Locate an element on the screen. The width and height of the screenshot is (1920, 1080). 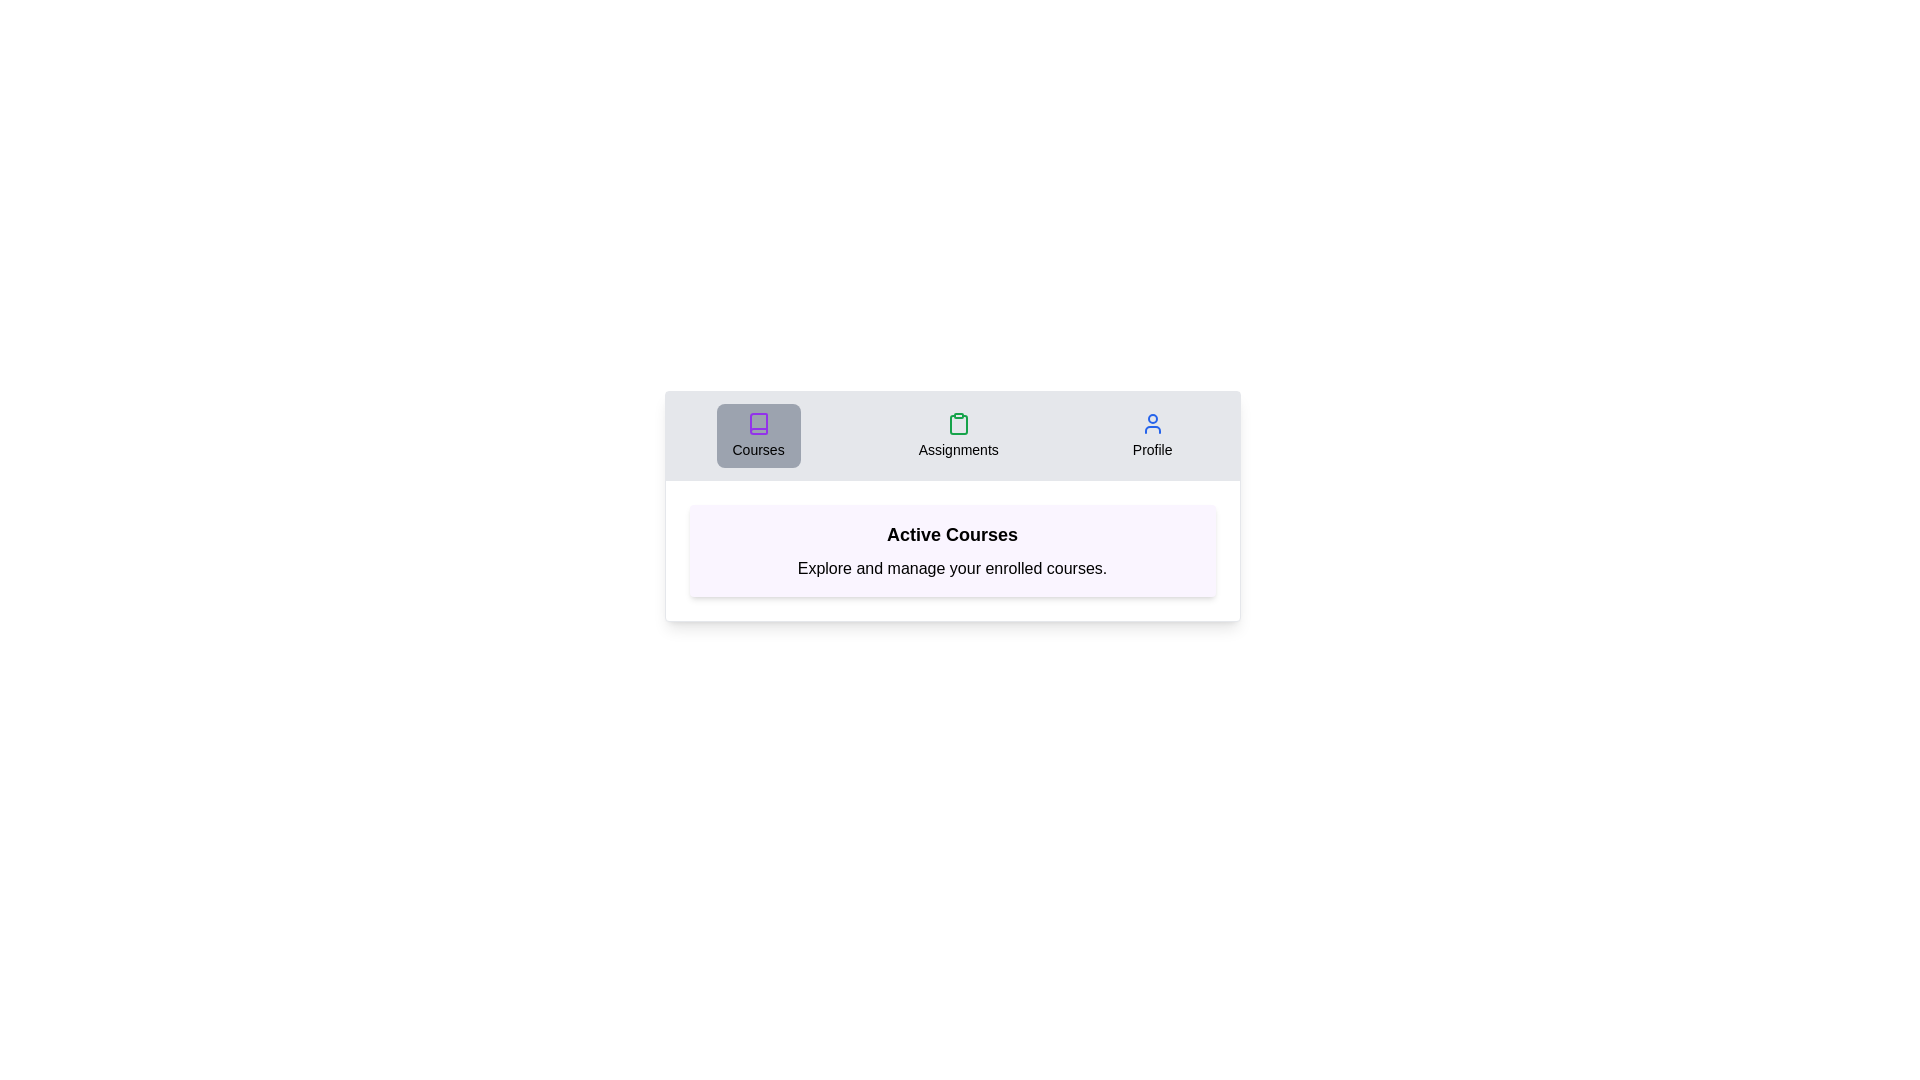
the Profile tab to view its content is located at coordinates (1152, 434).